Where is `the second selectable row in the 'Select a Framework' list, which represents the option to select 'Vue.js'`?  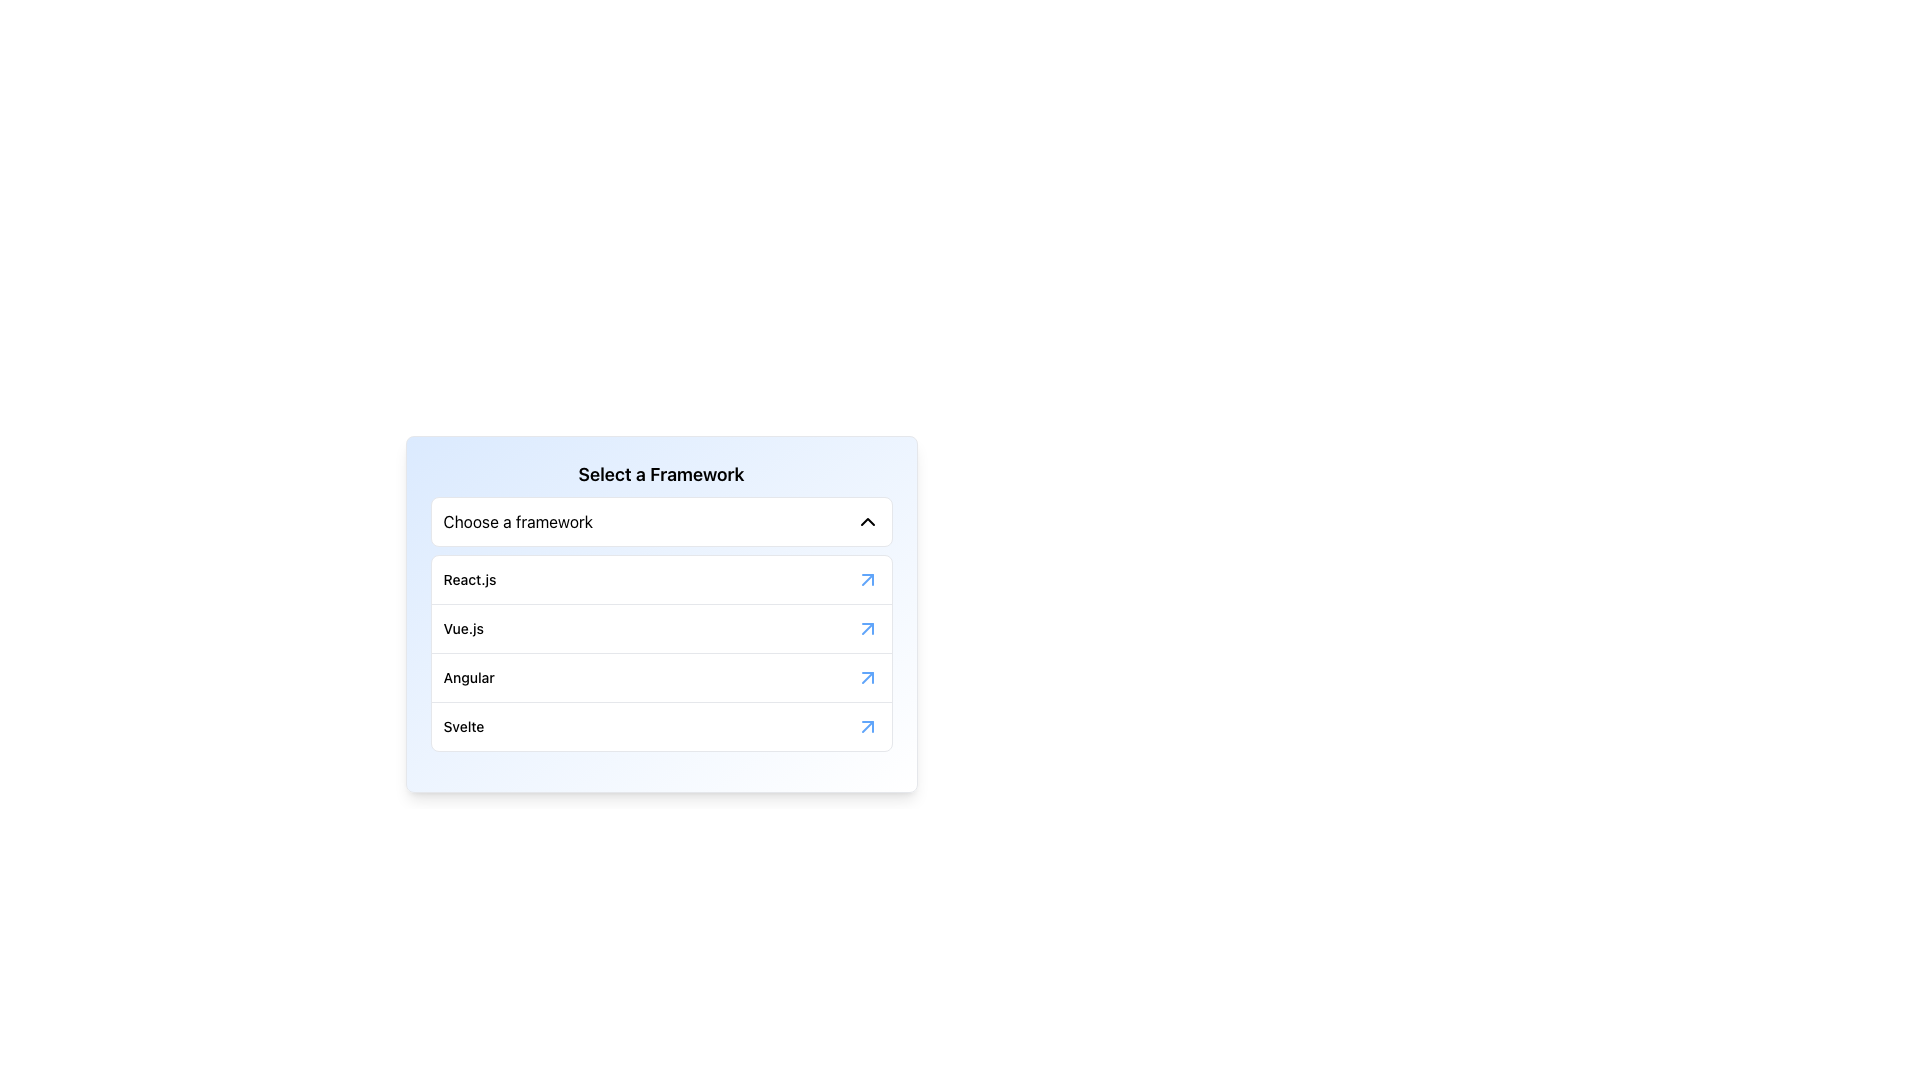
the second selectable row in the 'Select a Framework' list, which represents the option to select 'Vue.js' is located at coordinates (661, 627).